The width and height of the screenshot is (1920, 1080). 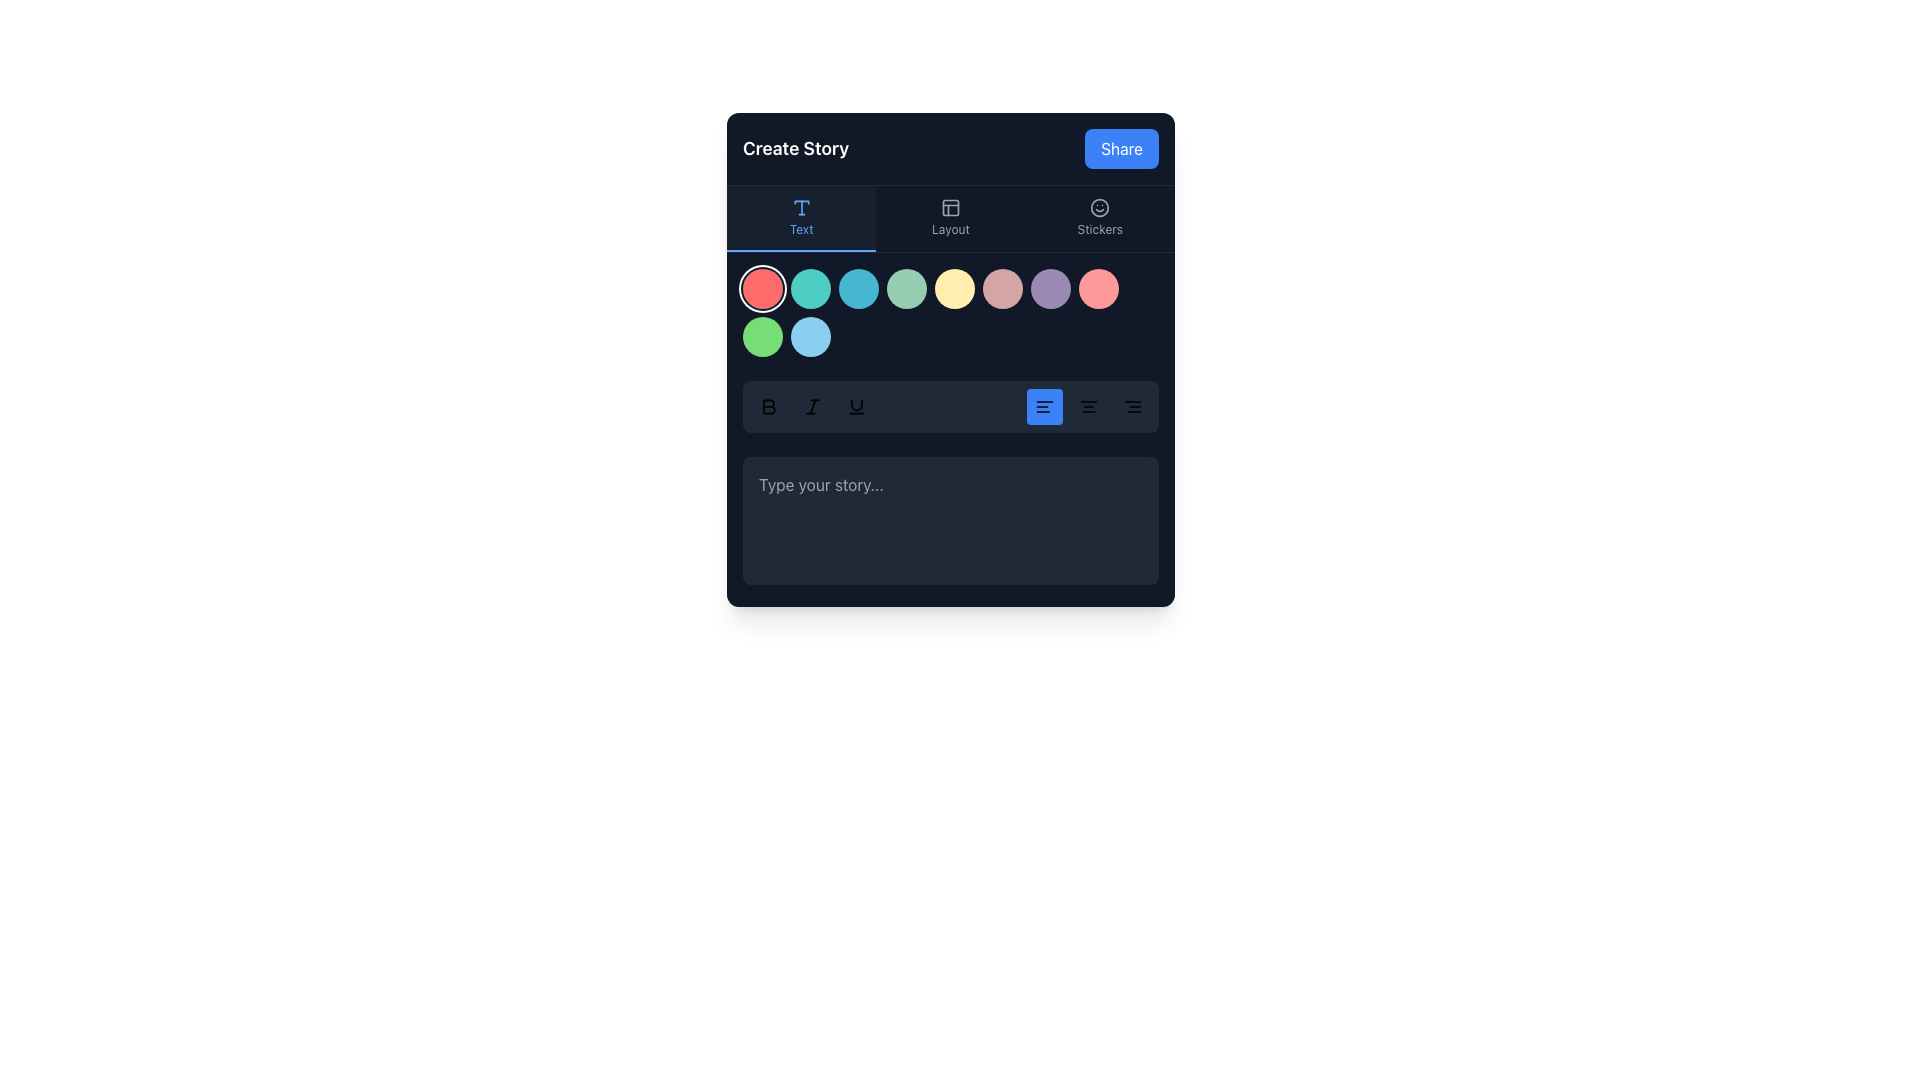 What do you see at coordinates (1044, 406) in the screenshot?
I see `the left alignment icon button, which resembles three horizontal lines and is located on the toolbar, part of the alignment options group` at bounding box center [1044, 406].